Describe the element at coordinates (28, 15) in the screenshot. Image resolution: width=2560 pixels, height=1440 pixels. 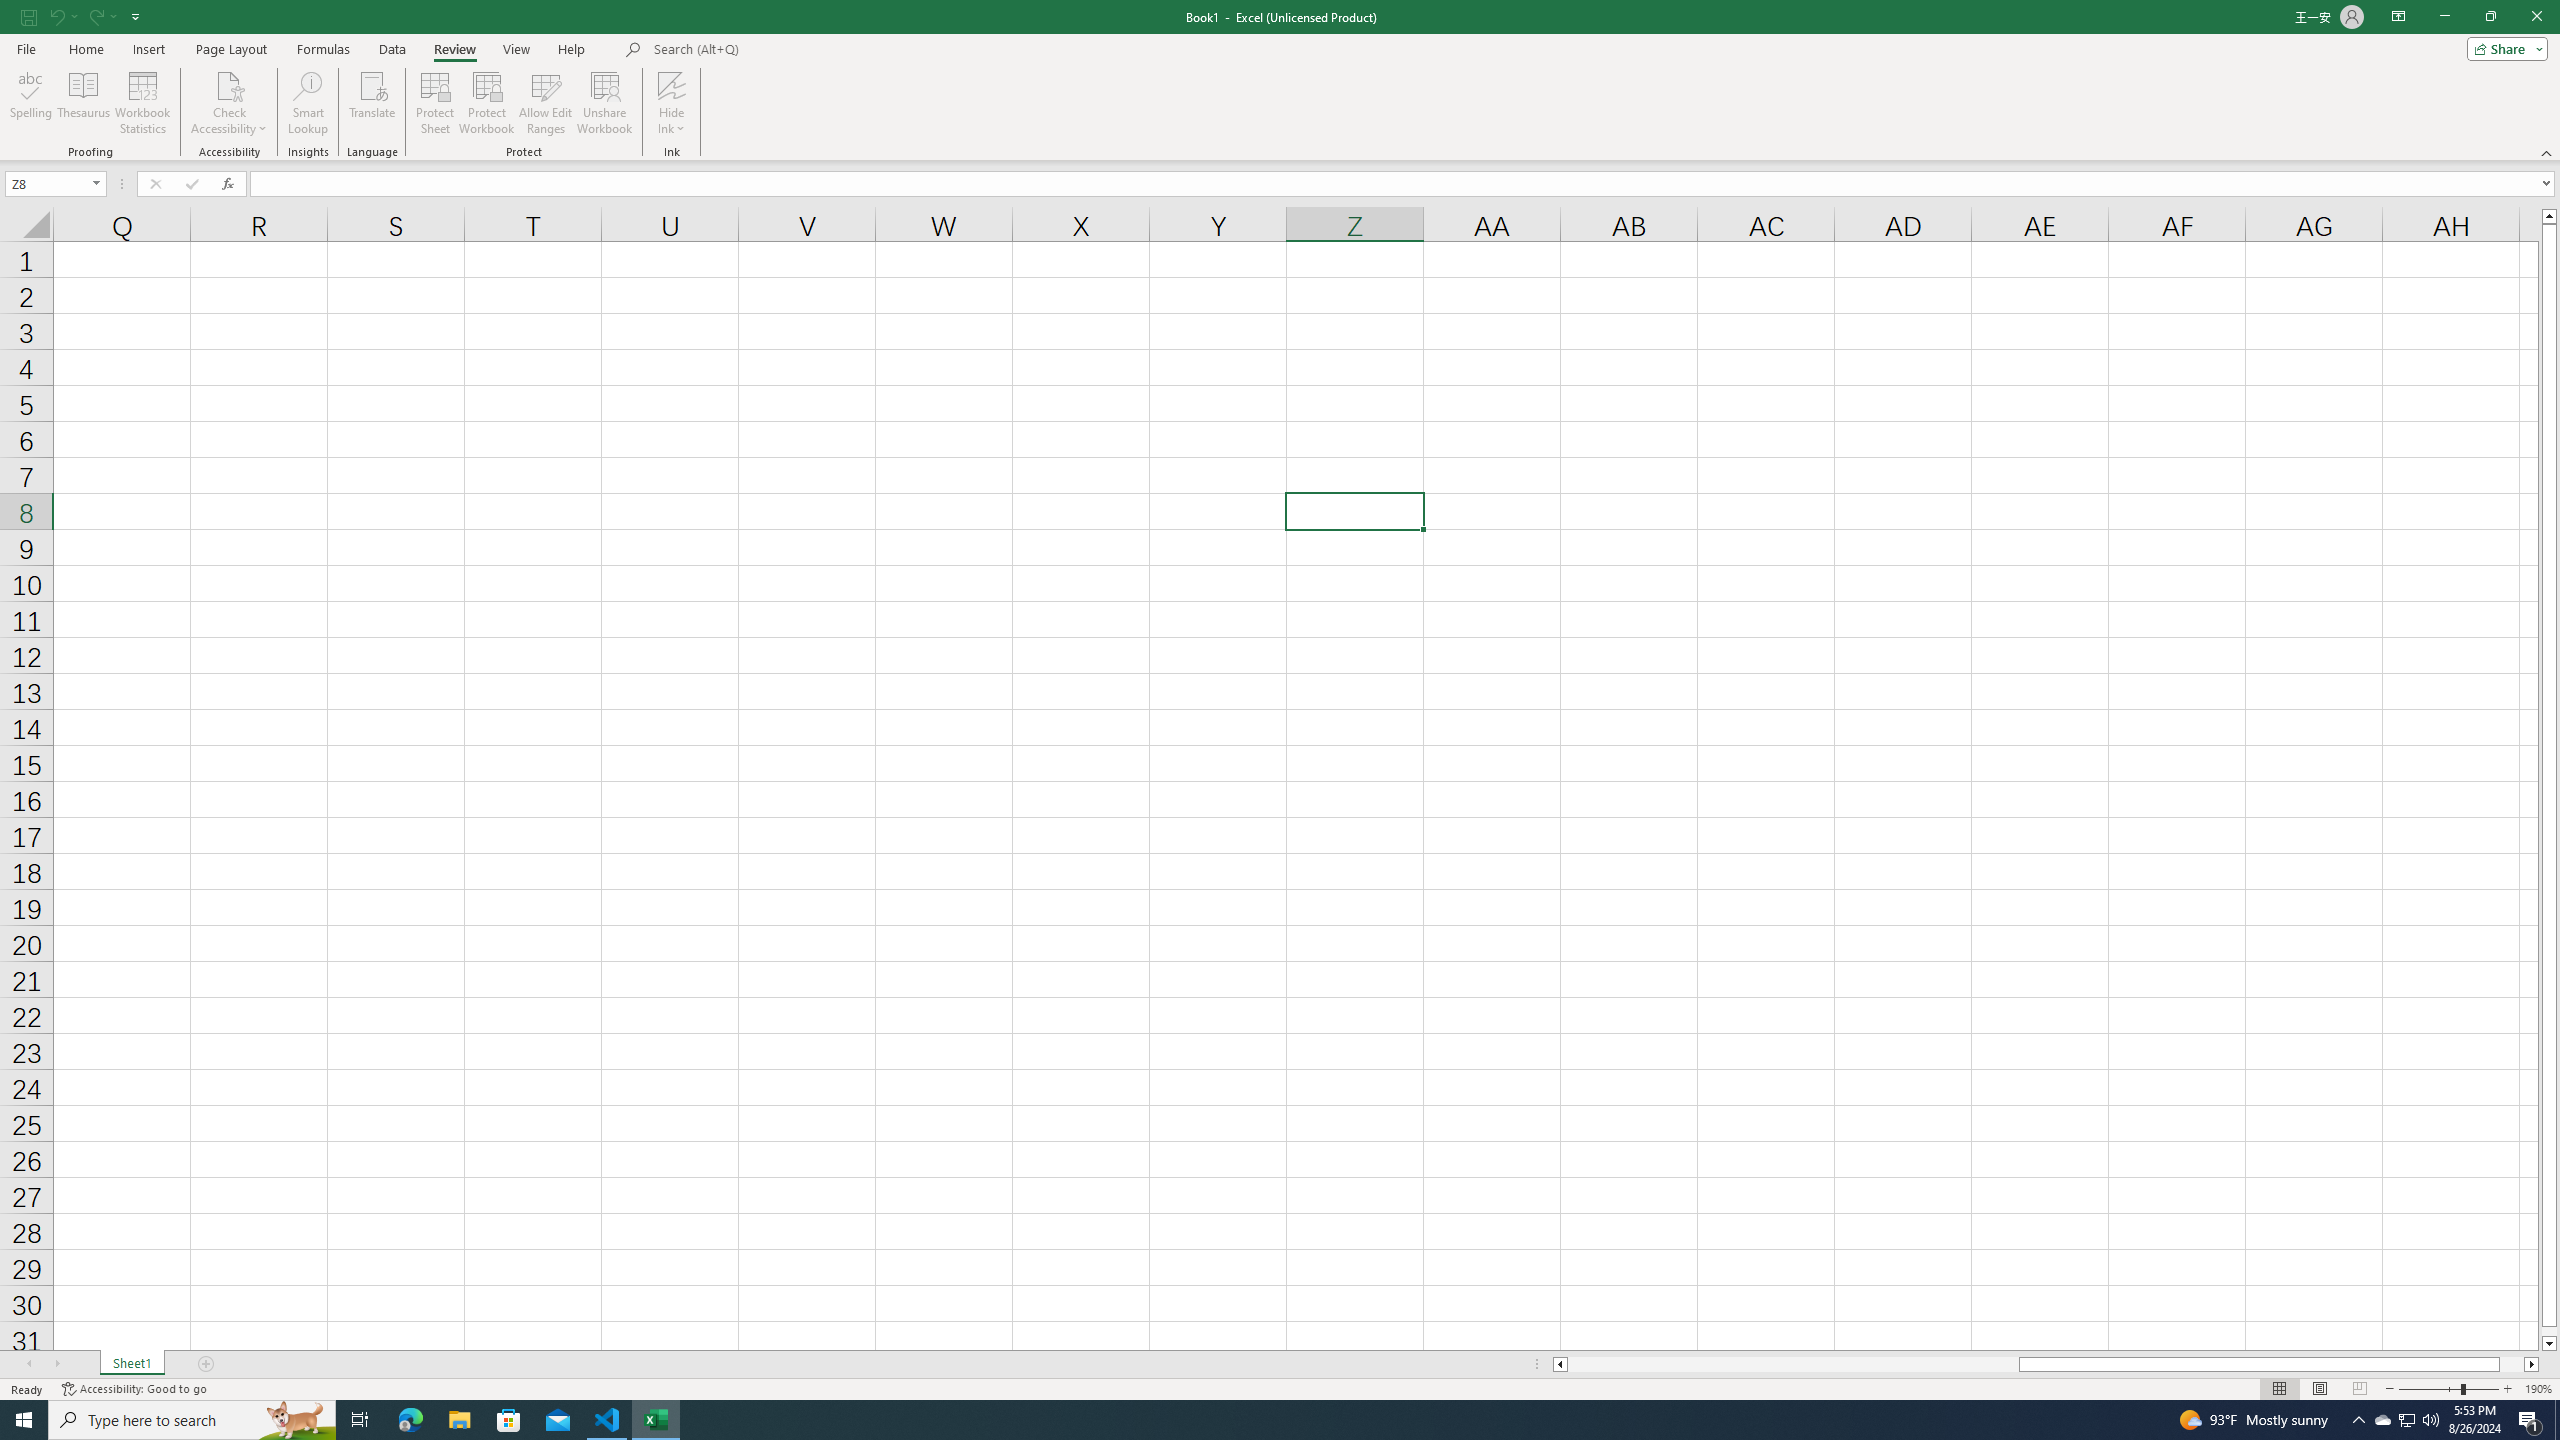
I see `'Save'` at that location.